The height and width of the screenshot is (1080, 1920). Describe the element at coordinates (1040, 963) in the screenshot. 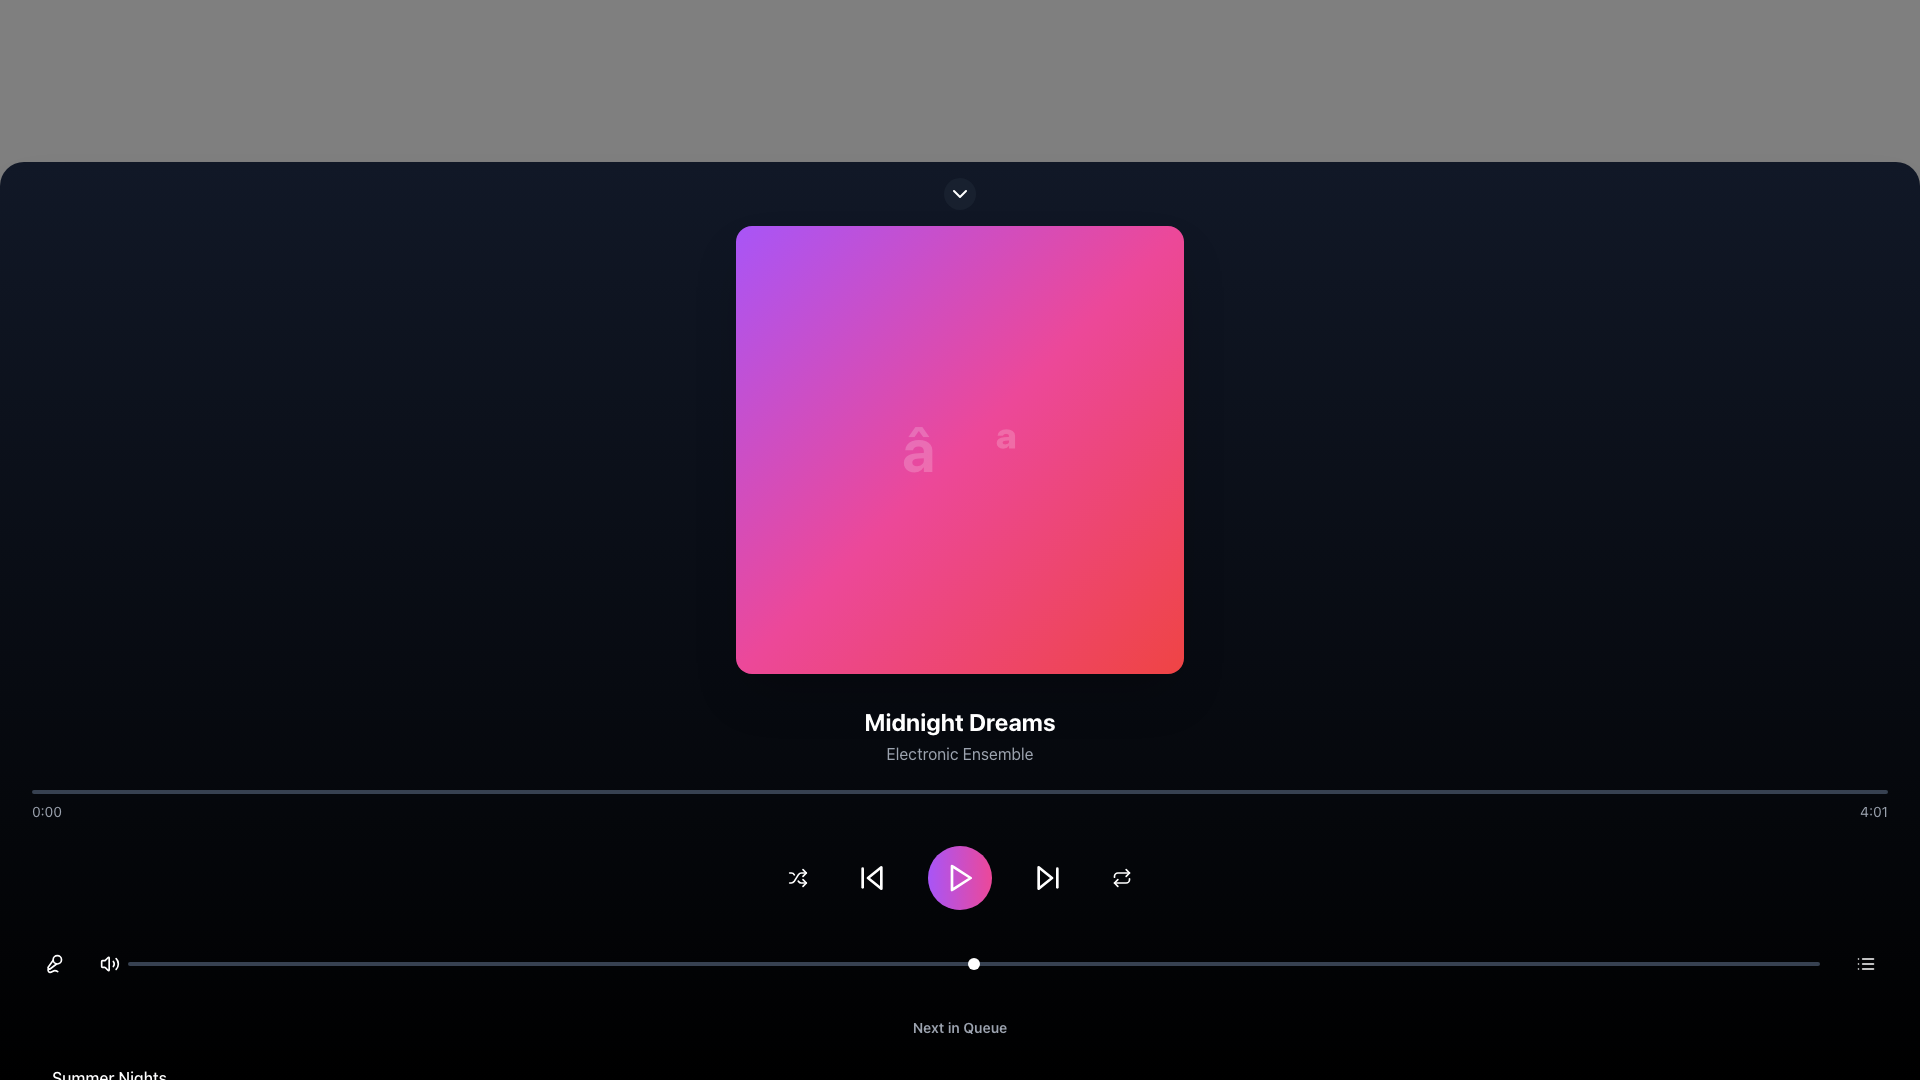

I see `the timeline position` at that location.